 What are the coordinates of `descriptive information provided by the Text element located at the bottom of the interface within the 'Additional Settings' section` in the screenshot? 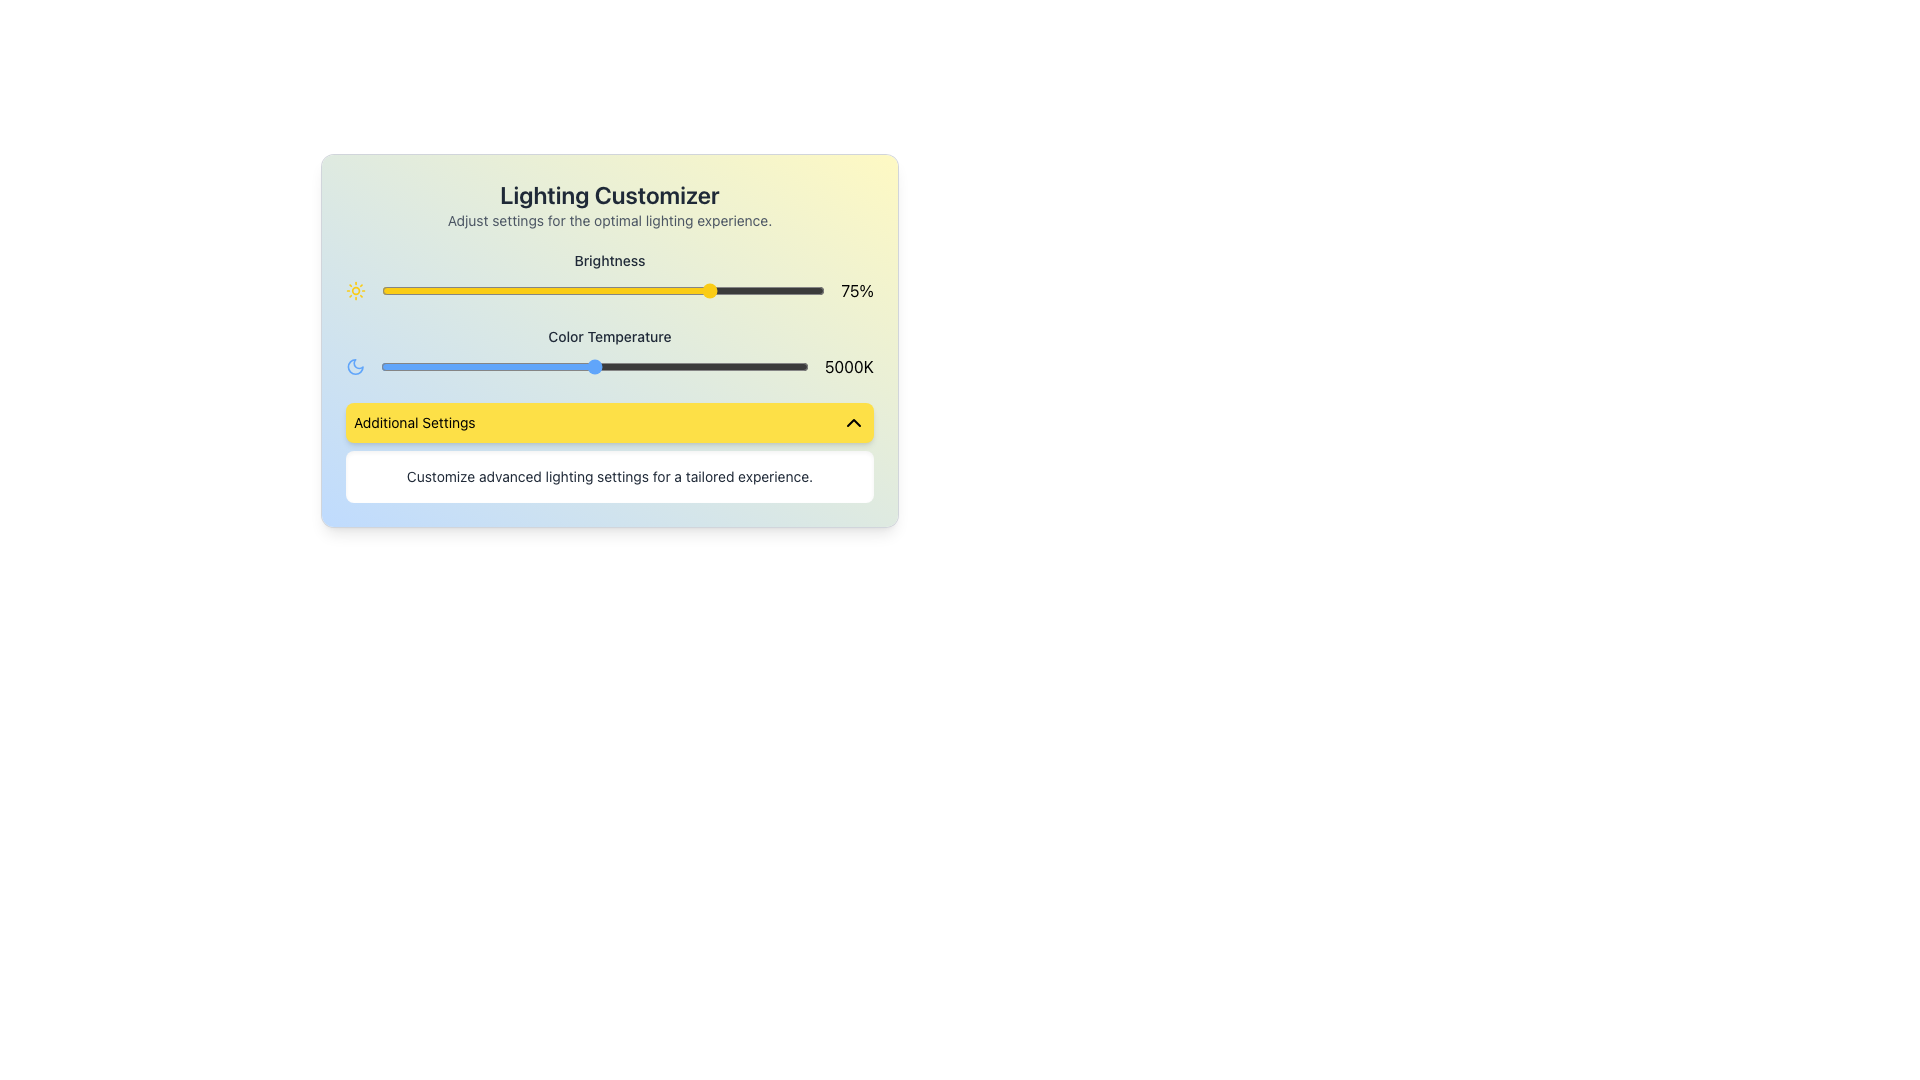 It's located at (608, 477).